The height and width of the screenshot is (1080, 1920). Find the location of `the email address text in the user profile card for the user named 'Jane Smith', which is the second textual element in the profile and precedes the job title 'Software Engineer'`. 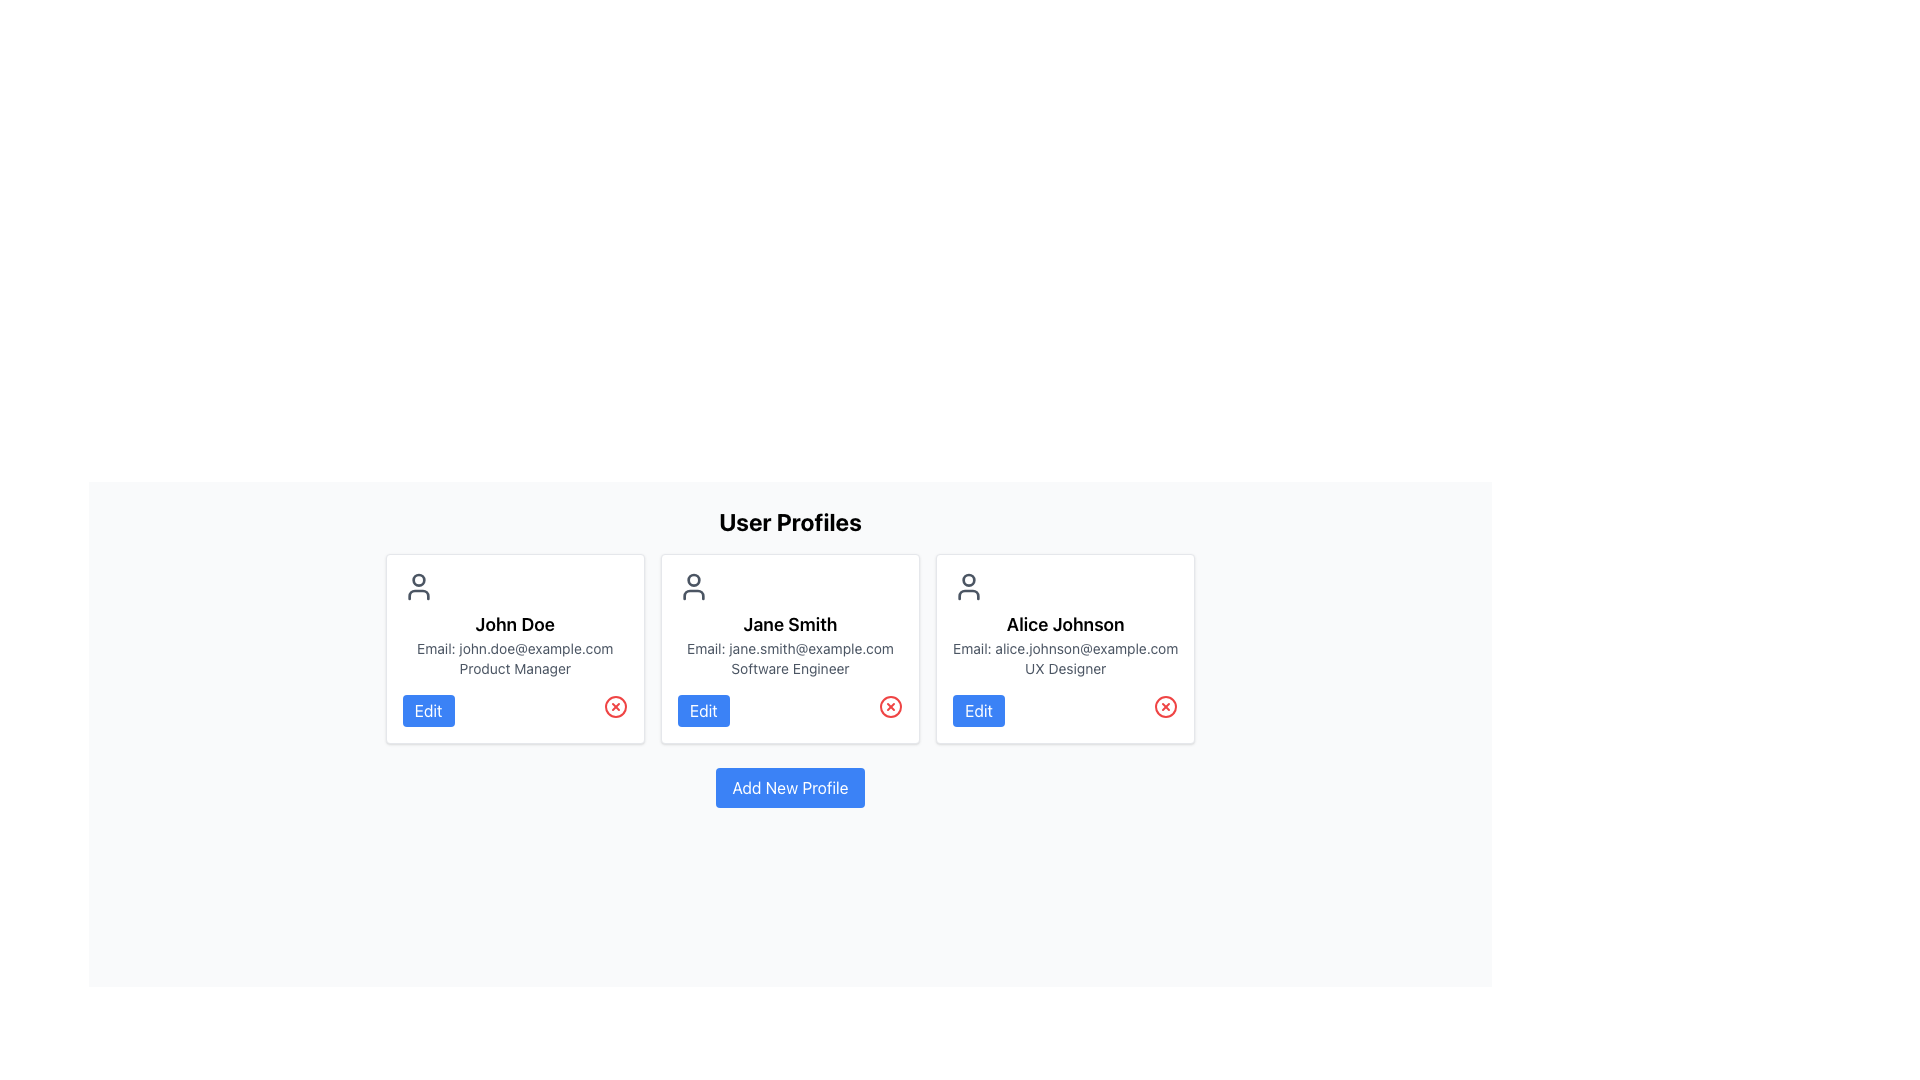

the email address text in the user profile card for the user named 'Jane Smith', which is the second textual element in the profile and precedes the job title 'Software Engineer' is located at coordinates (789, 648).